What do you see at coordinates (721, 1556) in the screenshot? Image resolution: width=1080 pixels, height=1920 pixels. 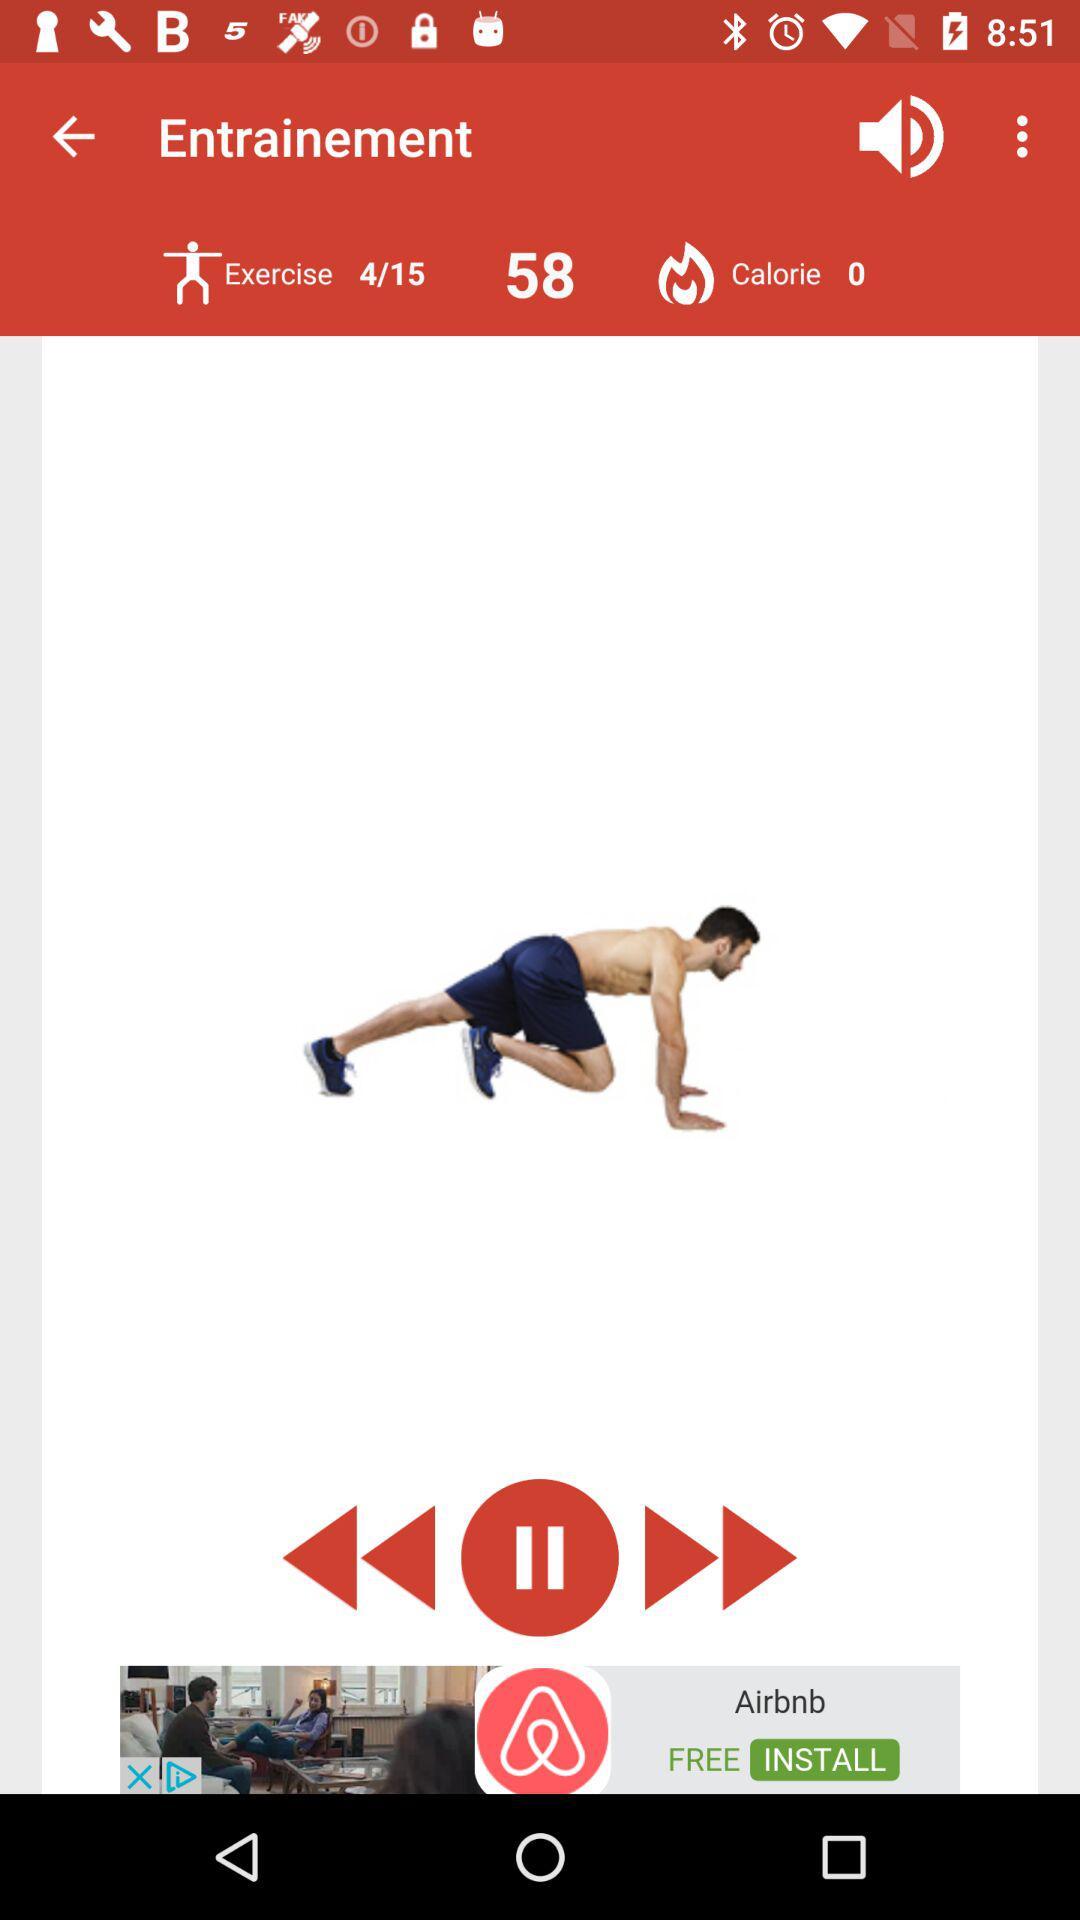 I see `skip ahead` at bounding box center [721, 1556].